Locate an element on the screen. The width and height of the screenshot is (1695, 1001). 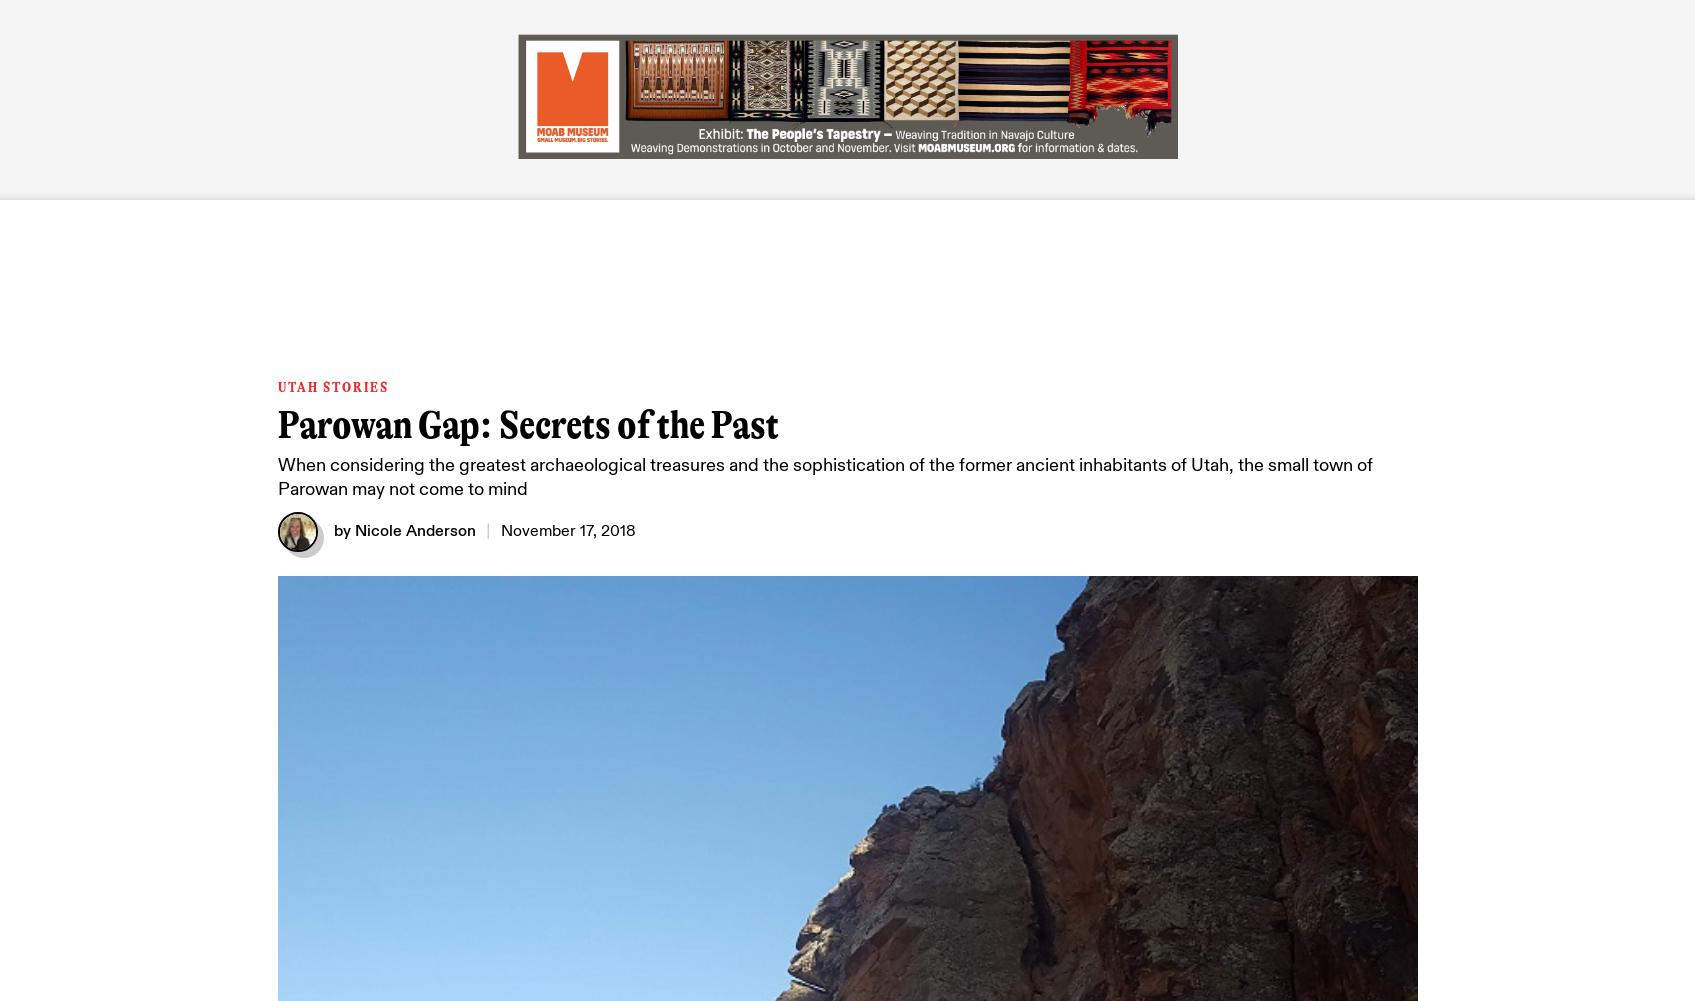
'LATEST' is located at coordinates (306, 97).